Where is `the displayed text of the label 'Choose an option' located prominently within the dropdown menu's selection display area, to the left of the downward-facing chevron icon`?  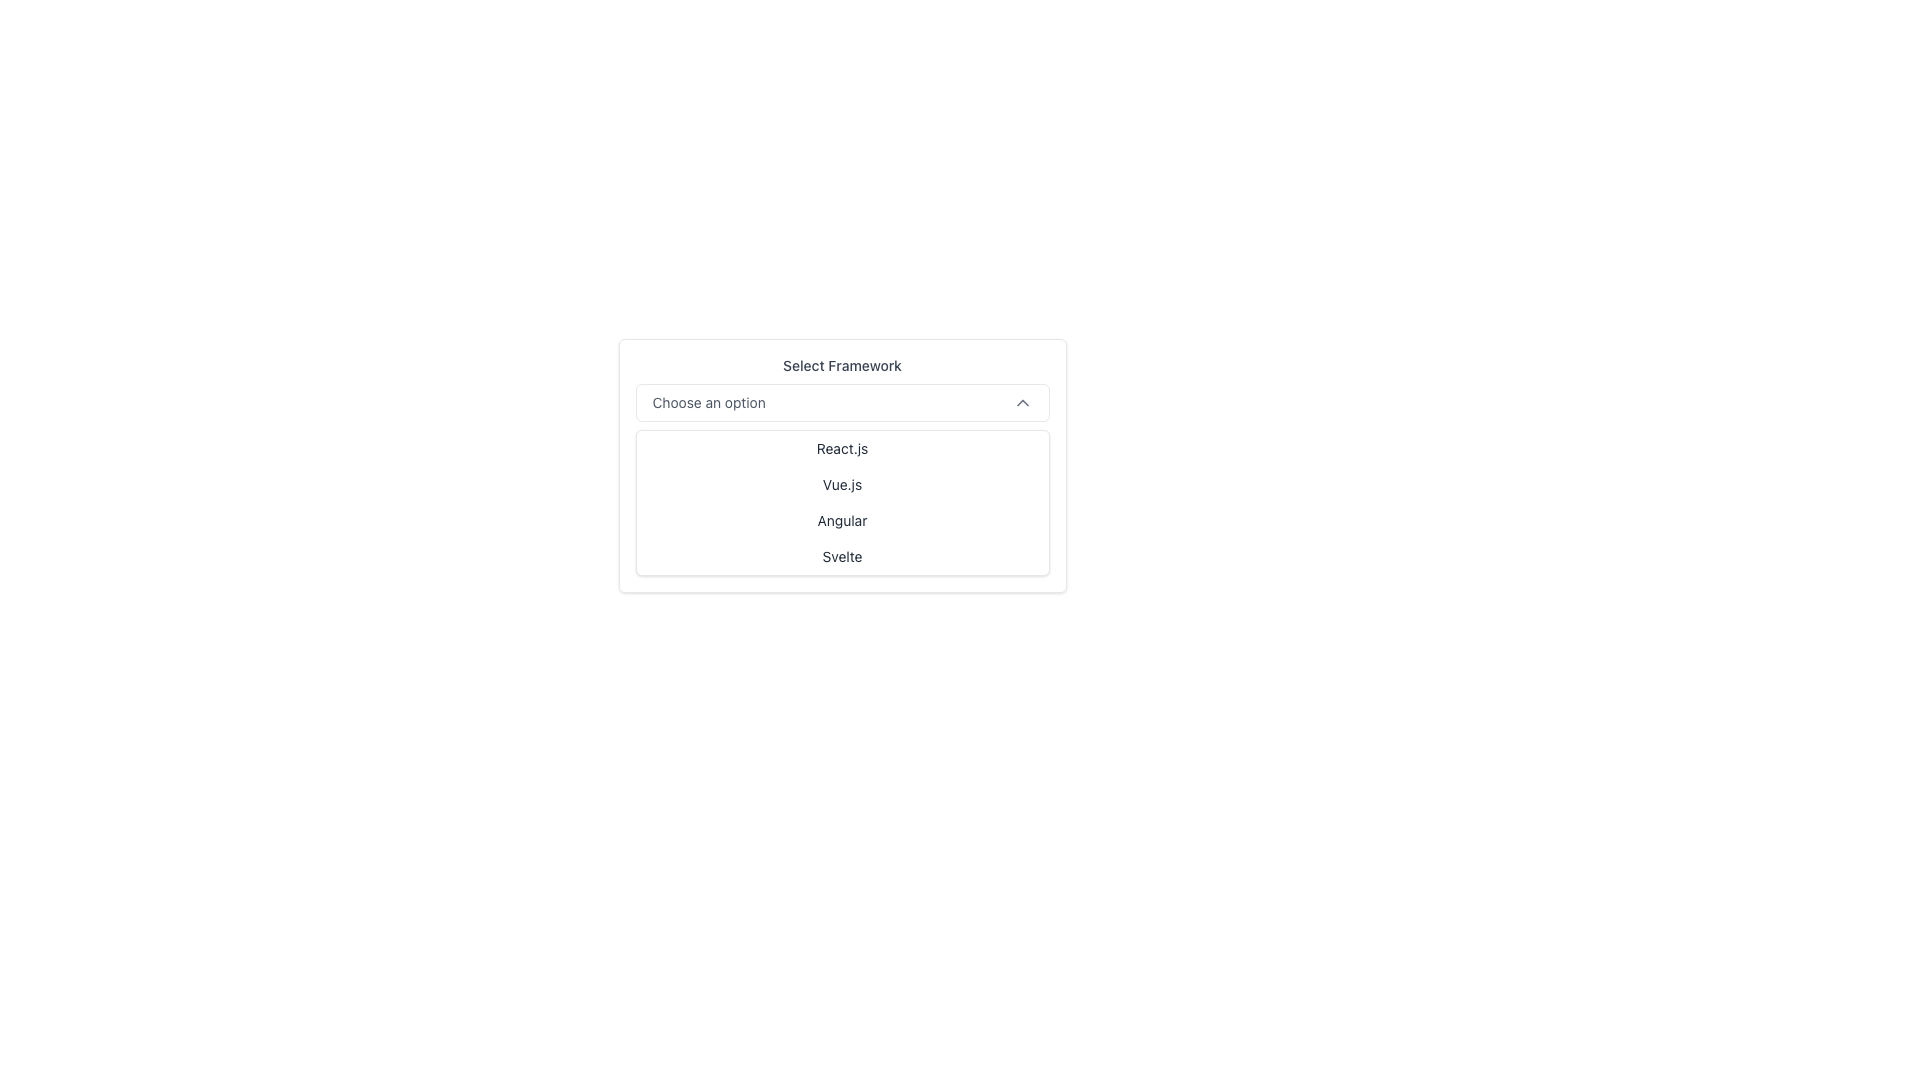 the displayed text of the label 'Choose an option' located prominently within the dropdown menu's selection display area, to the left of the downward-facing chevron icon is located at coordinates (709, 402).